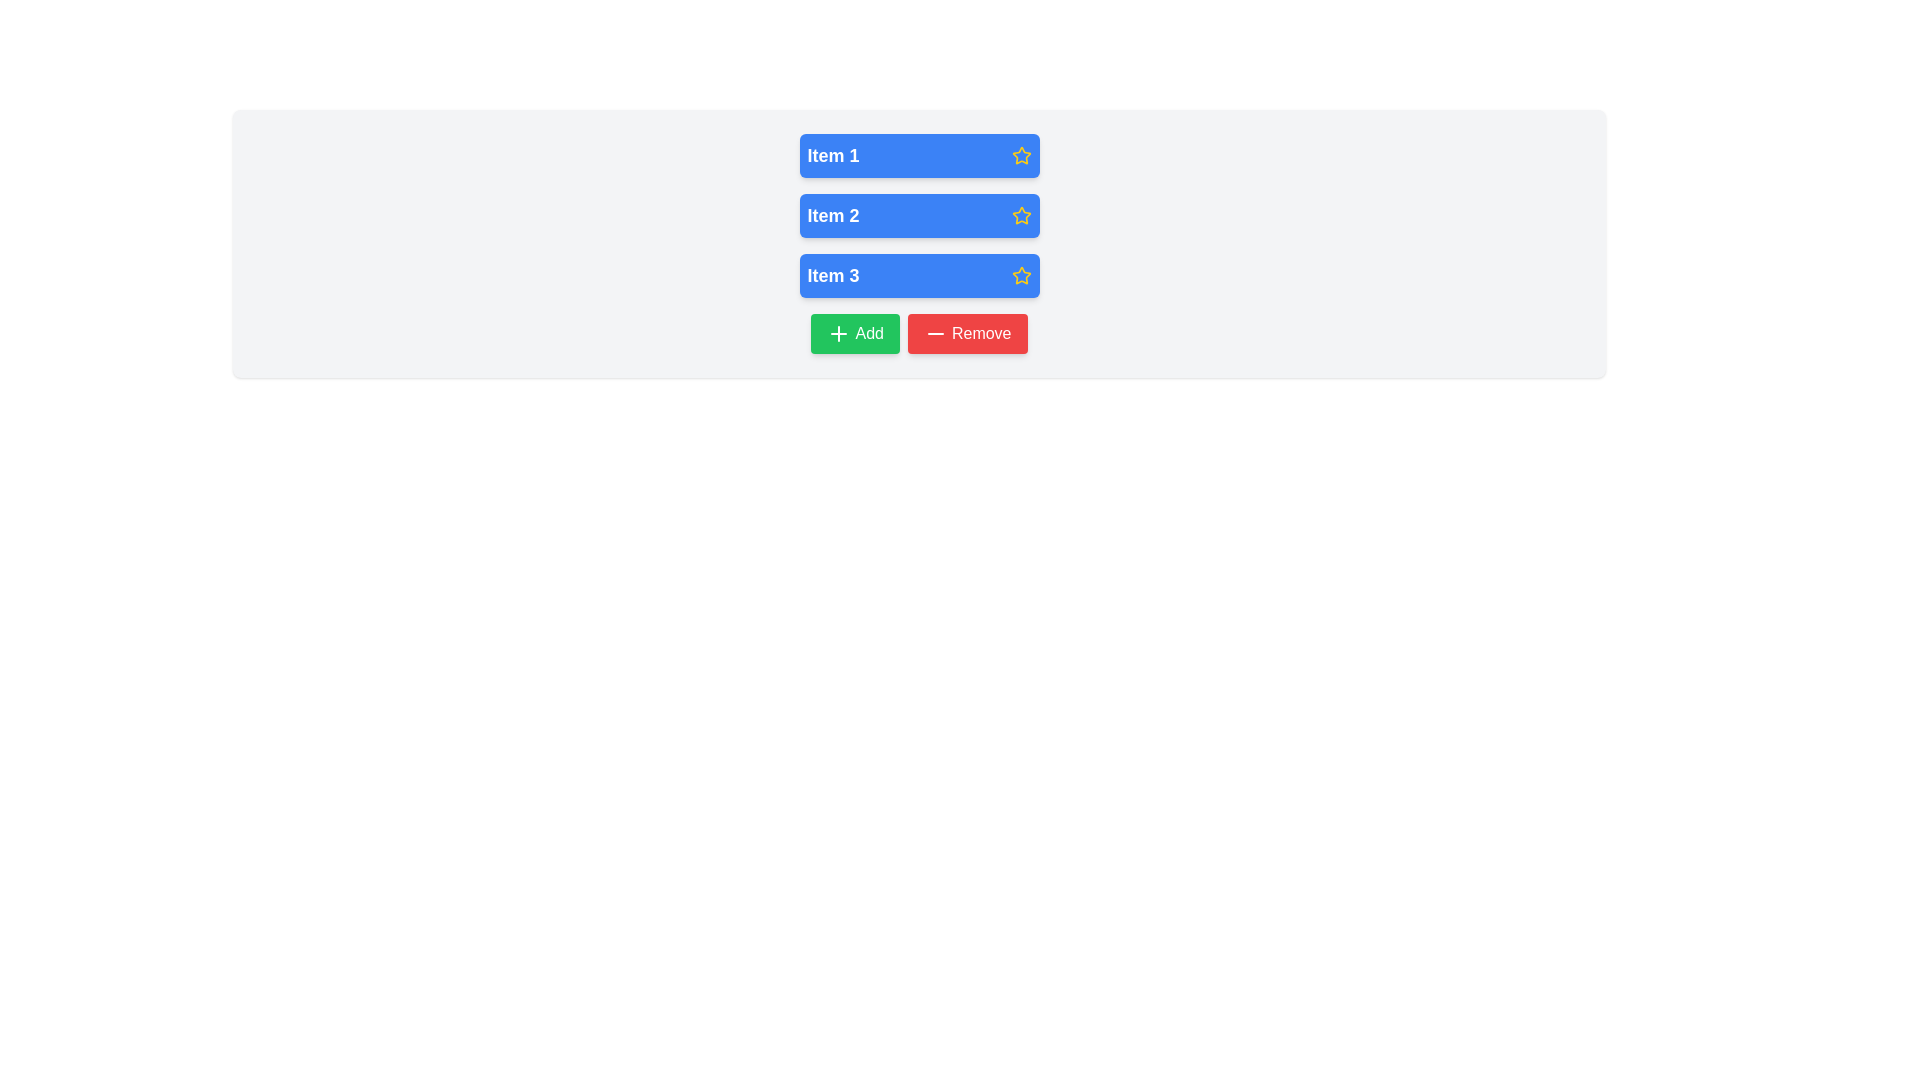 Image resolution: width=1920 pixels, height=1080 pixels. What do you see at coordinates (1021, 216) in the screenshot?
I see `the star-shaped icon with a yellow outline located to the right of the text 'Item 2' within the blue button` at bounding box center [1021, 216].